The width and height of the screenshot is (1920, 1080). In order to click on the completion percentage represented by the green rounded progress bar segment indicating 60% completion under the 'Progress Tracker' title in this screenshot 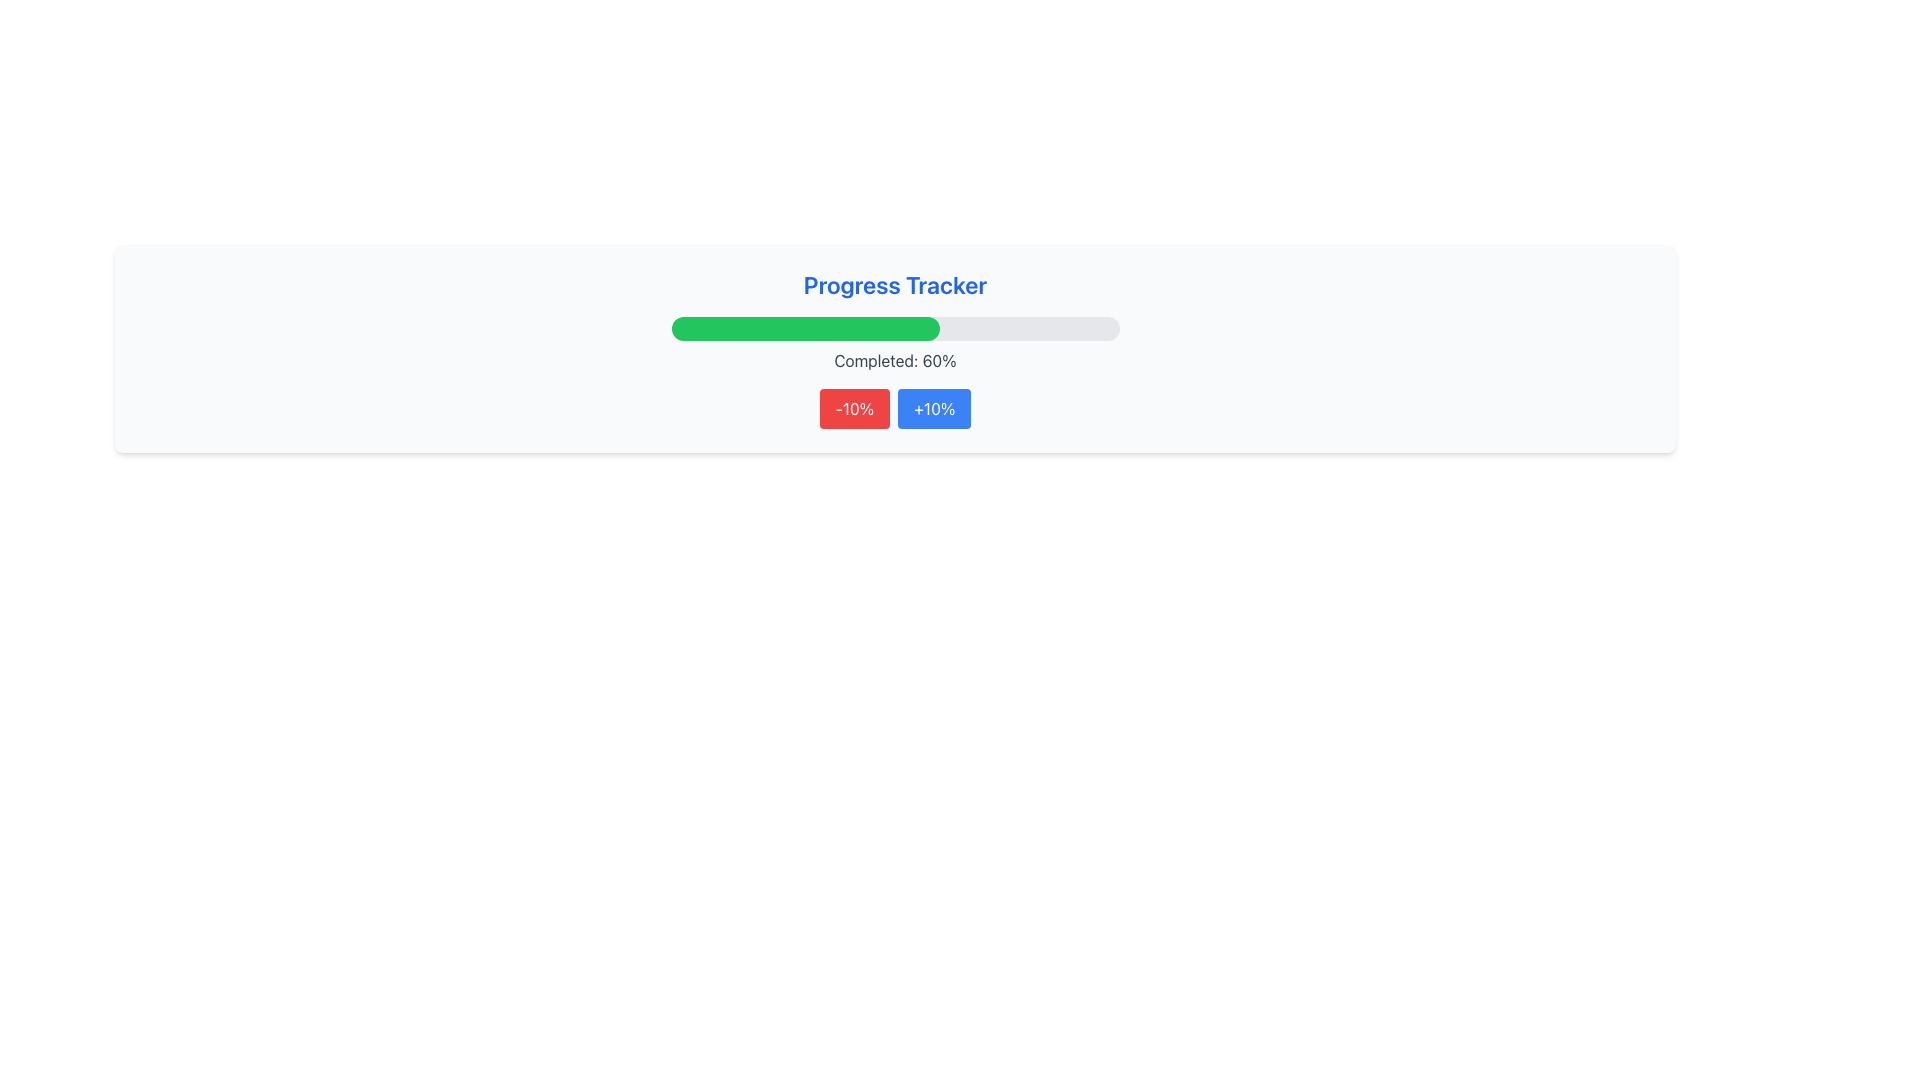, I will do `click(805, 327)`.